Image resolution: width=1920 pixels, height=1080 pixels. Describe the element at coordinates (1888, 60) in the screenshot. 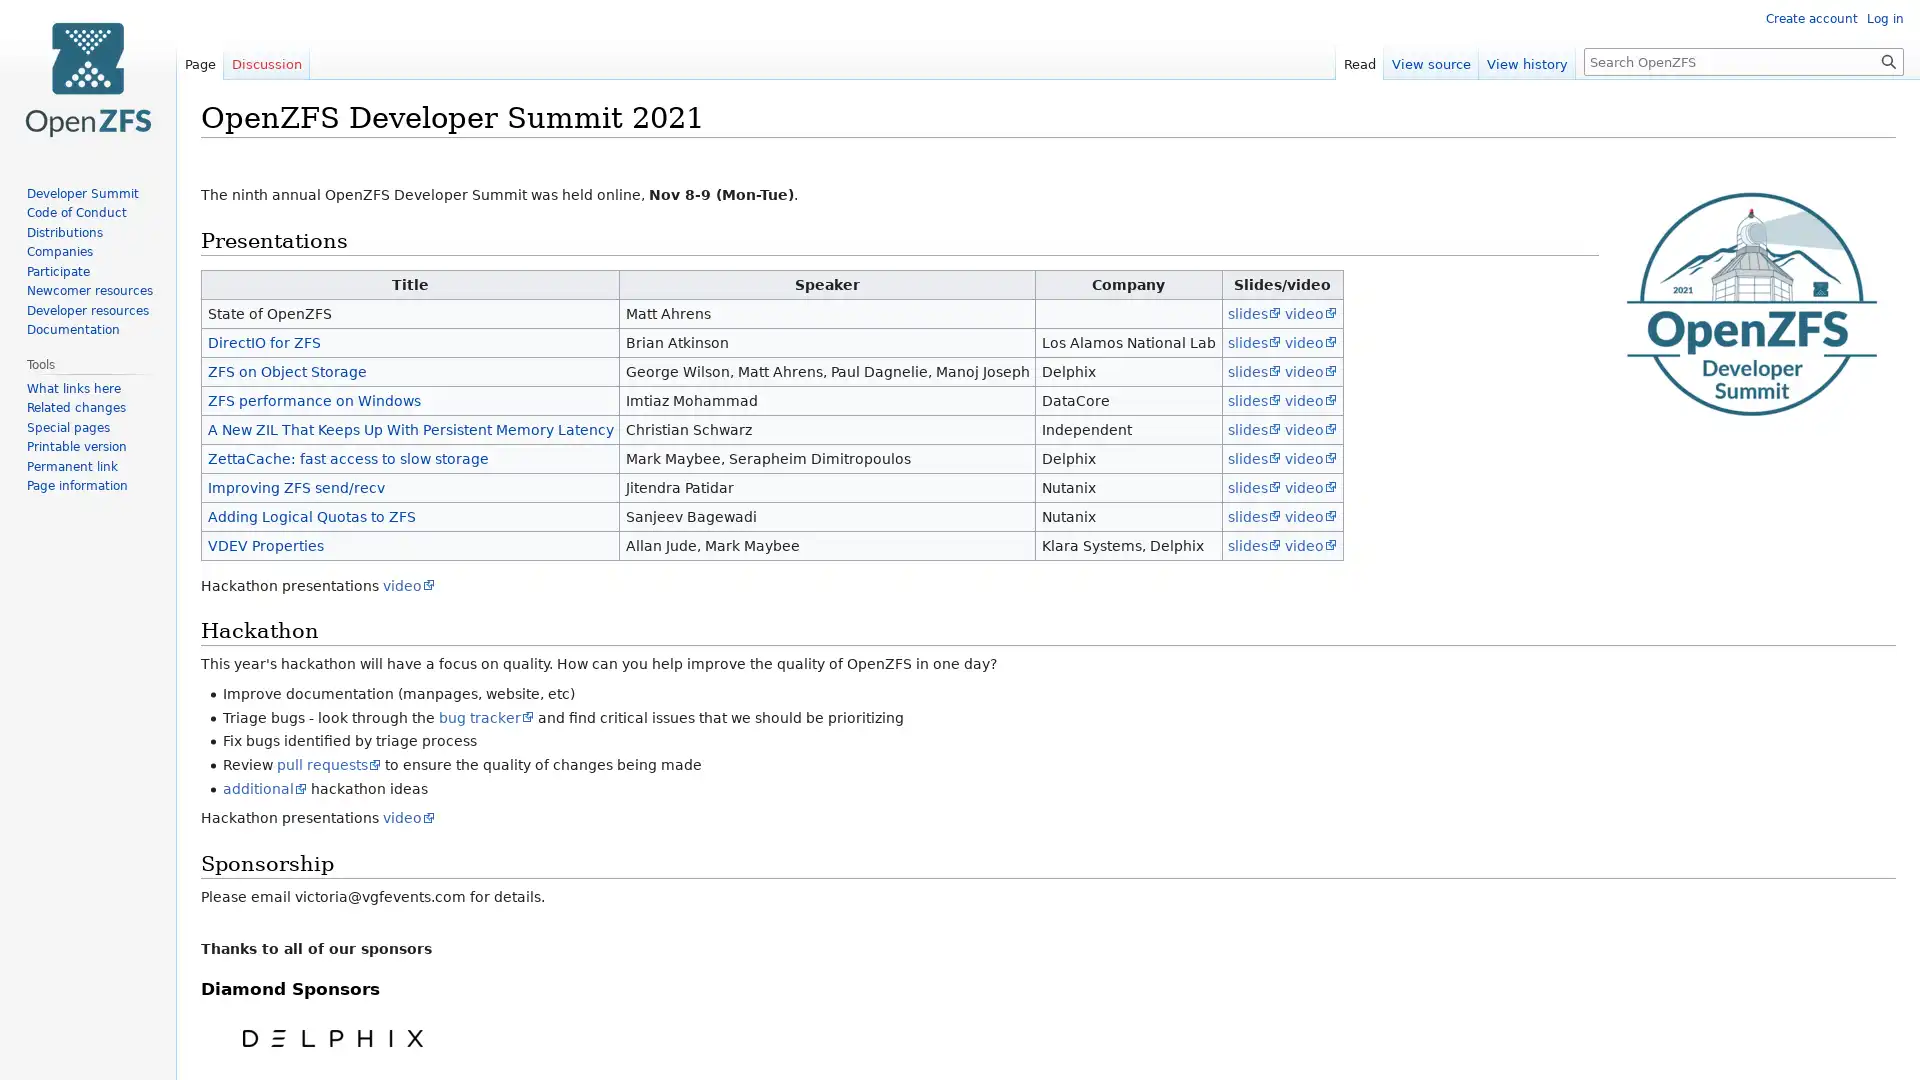

I see `Search` at that location.